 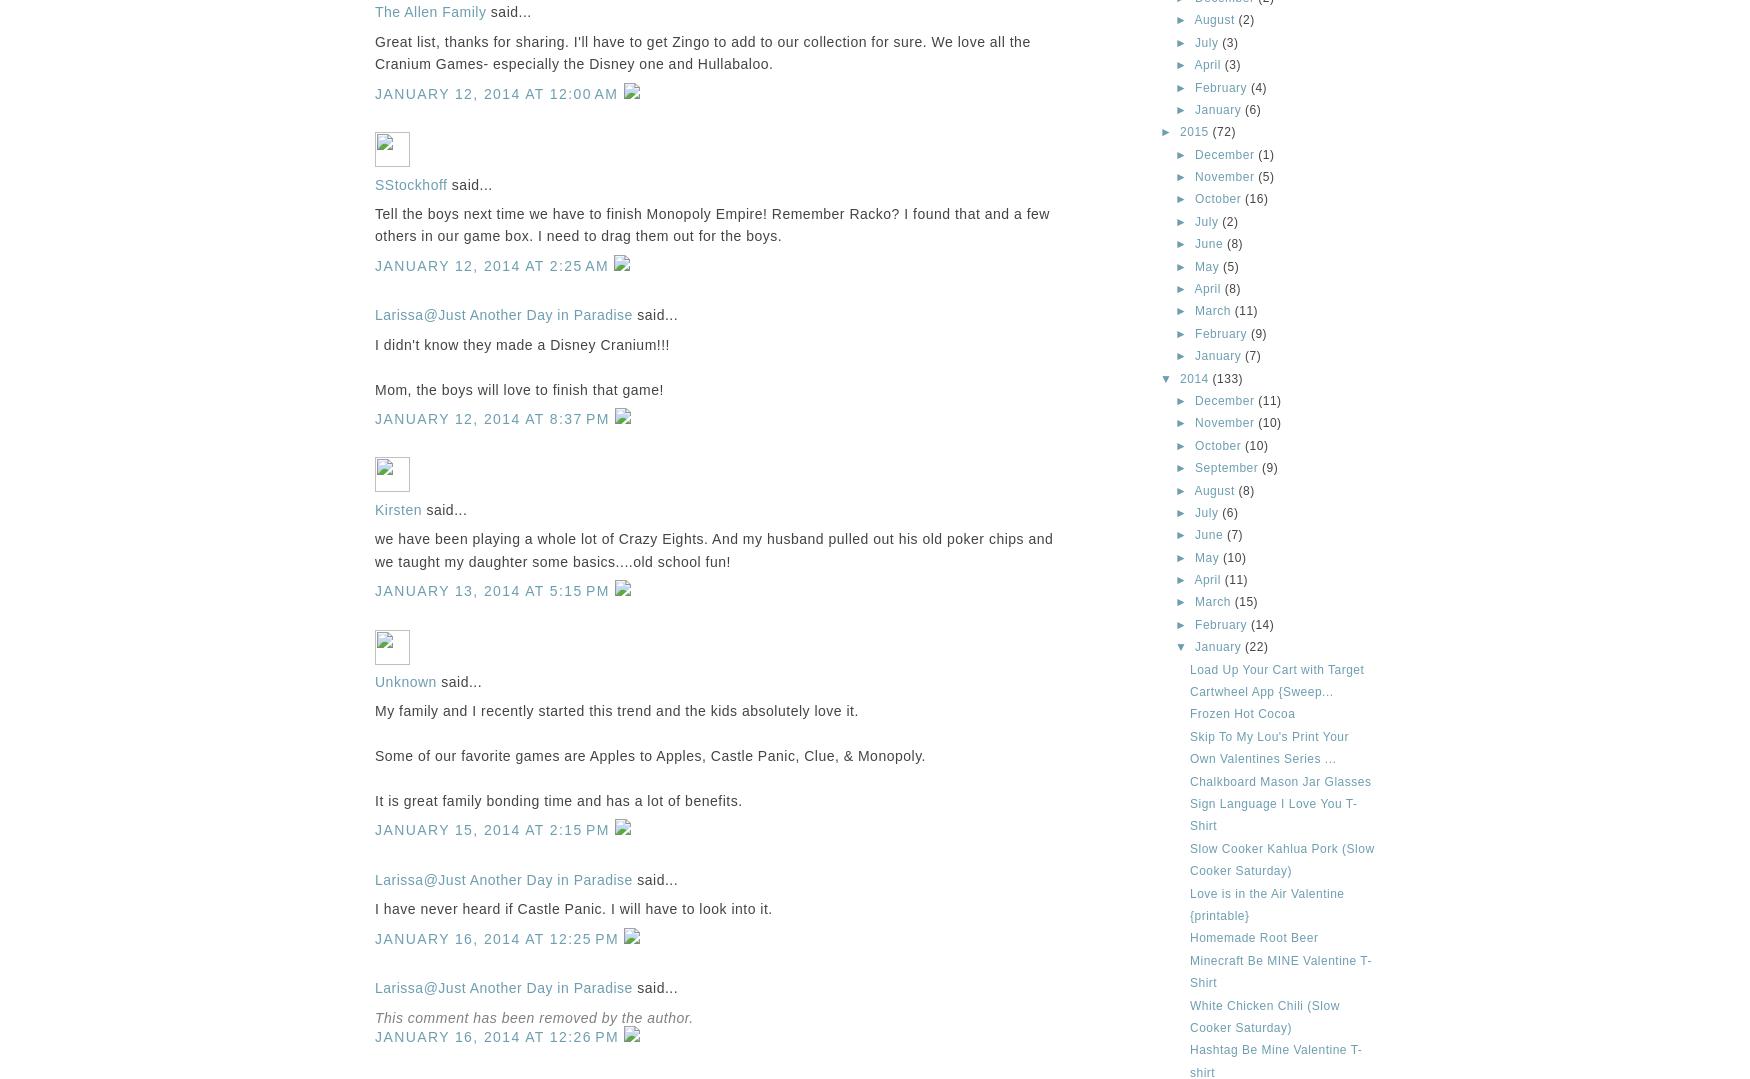 I want to click on '(133)', so click(x=1227, y=376).